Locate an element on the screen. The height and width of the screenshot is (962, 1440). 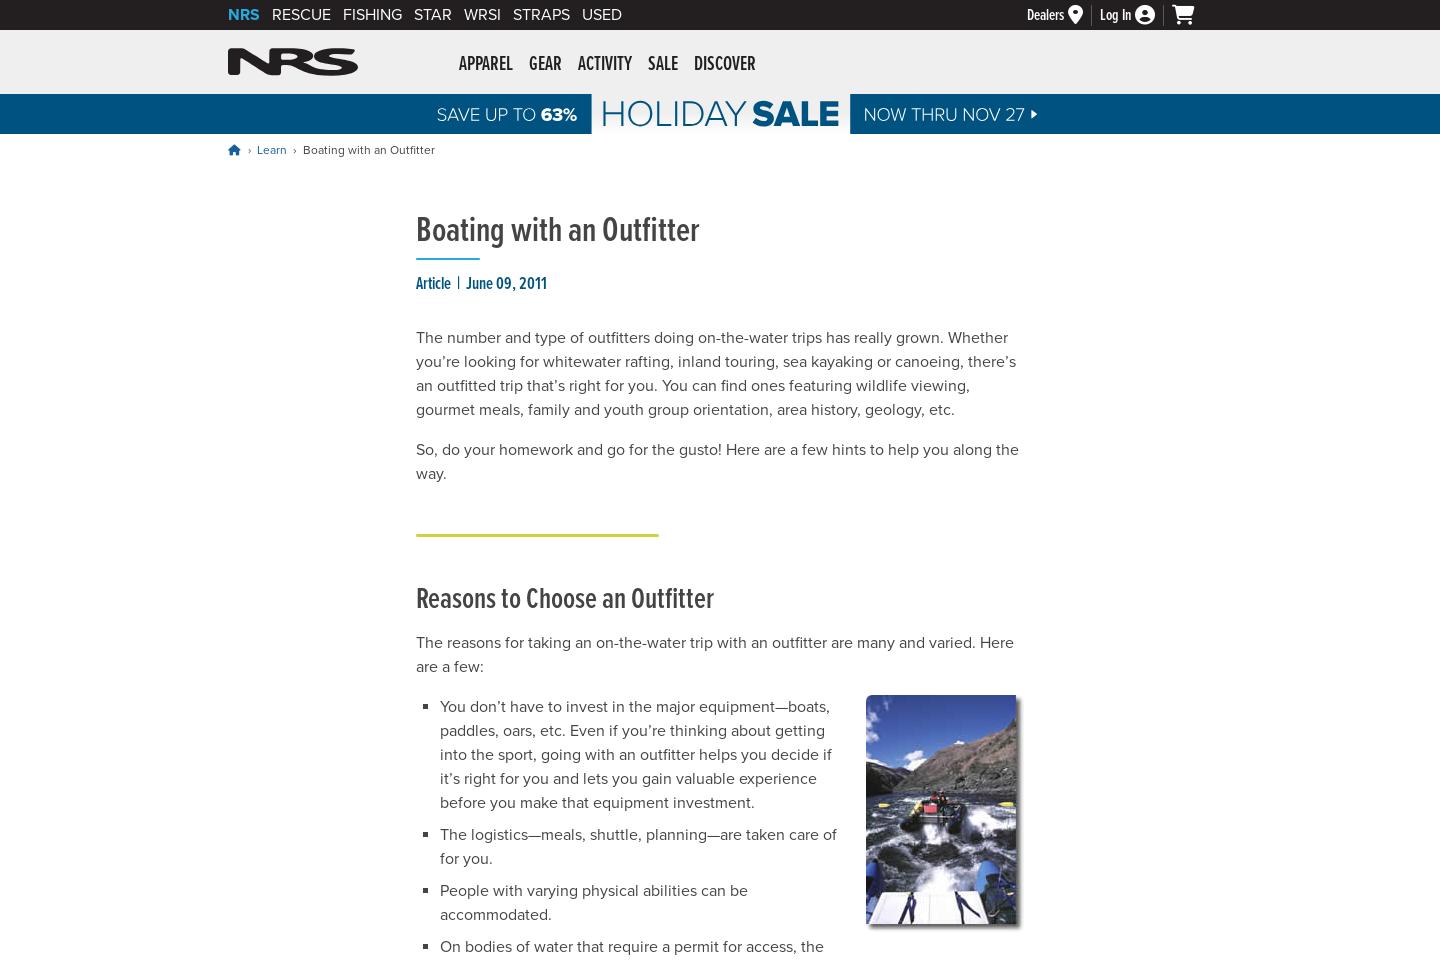
'Article' is located at coordinates (433, 284).